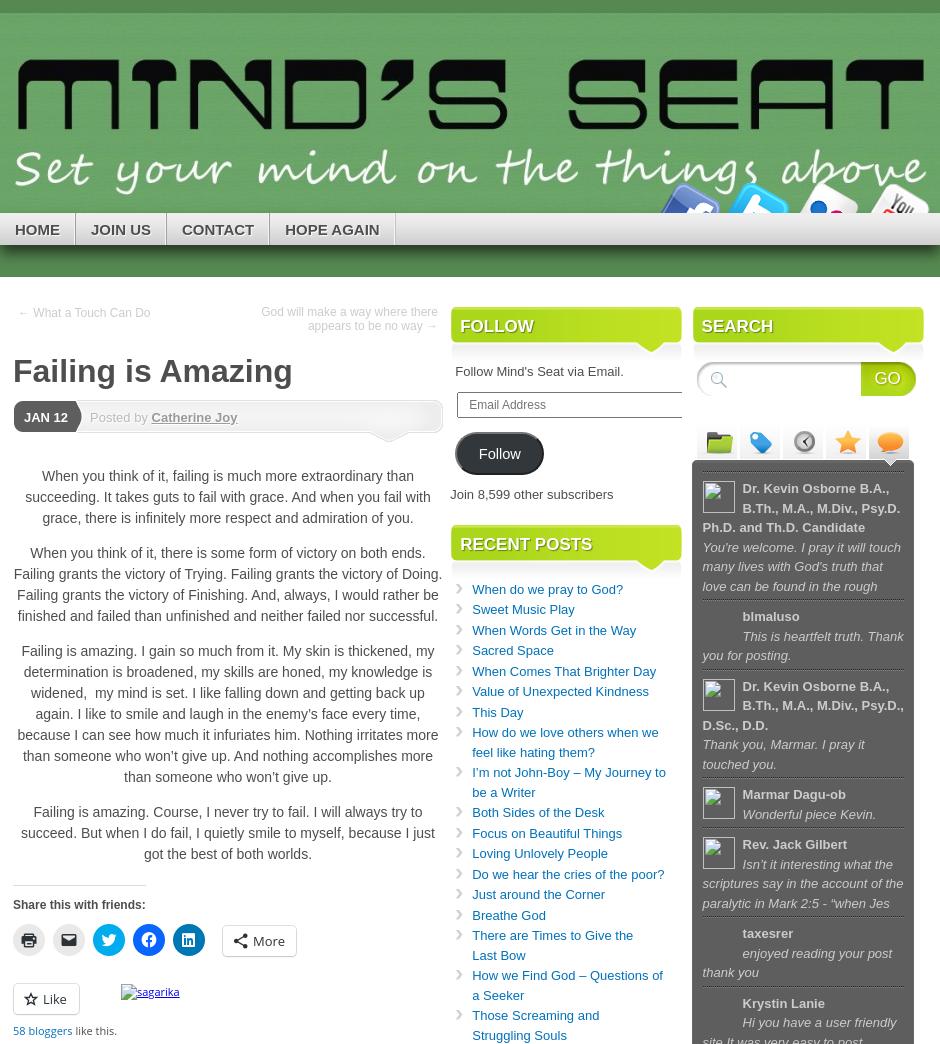 This screenshot has width=940, height=1044. I want to click on 'Home', so click(37, 228).